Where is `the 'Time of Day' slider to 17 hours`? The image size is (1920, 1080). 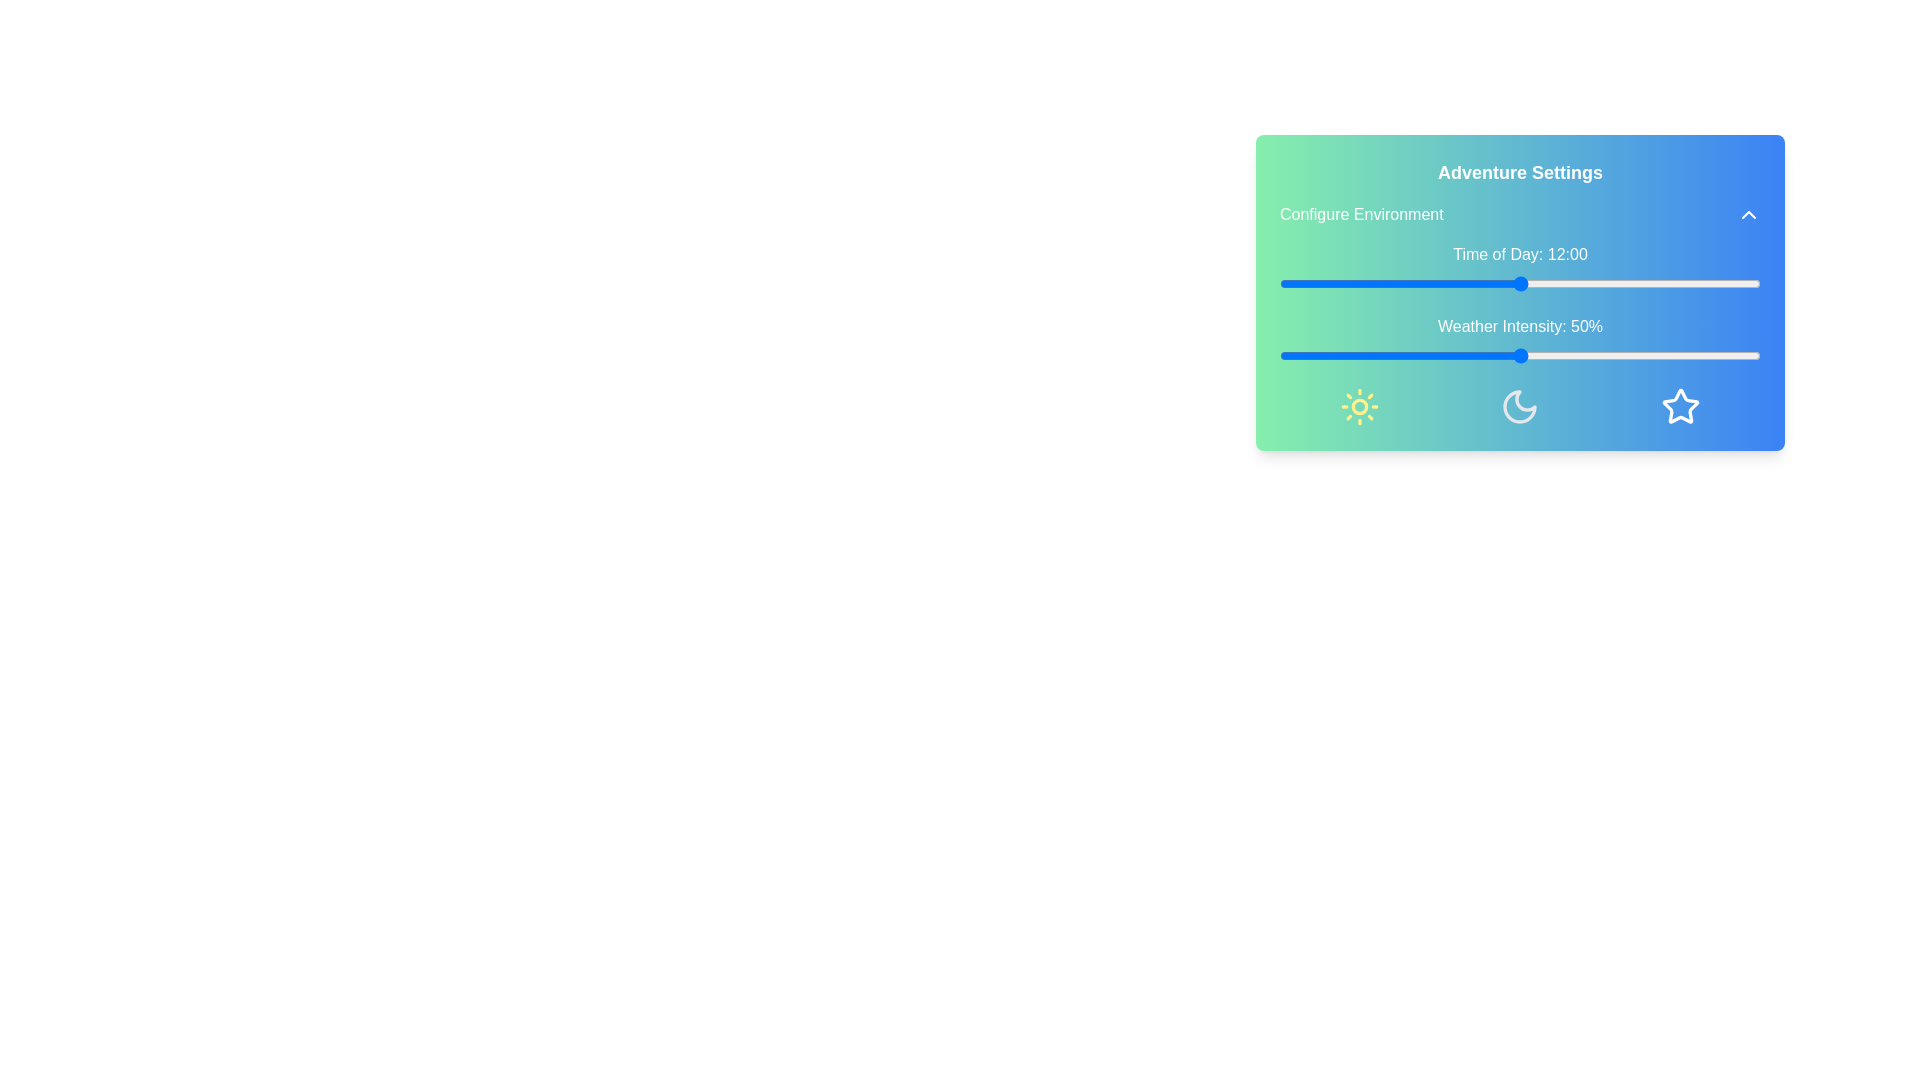 the 'Time of Day' slider to 17 hours is located at coordinates (1620, 284).